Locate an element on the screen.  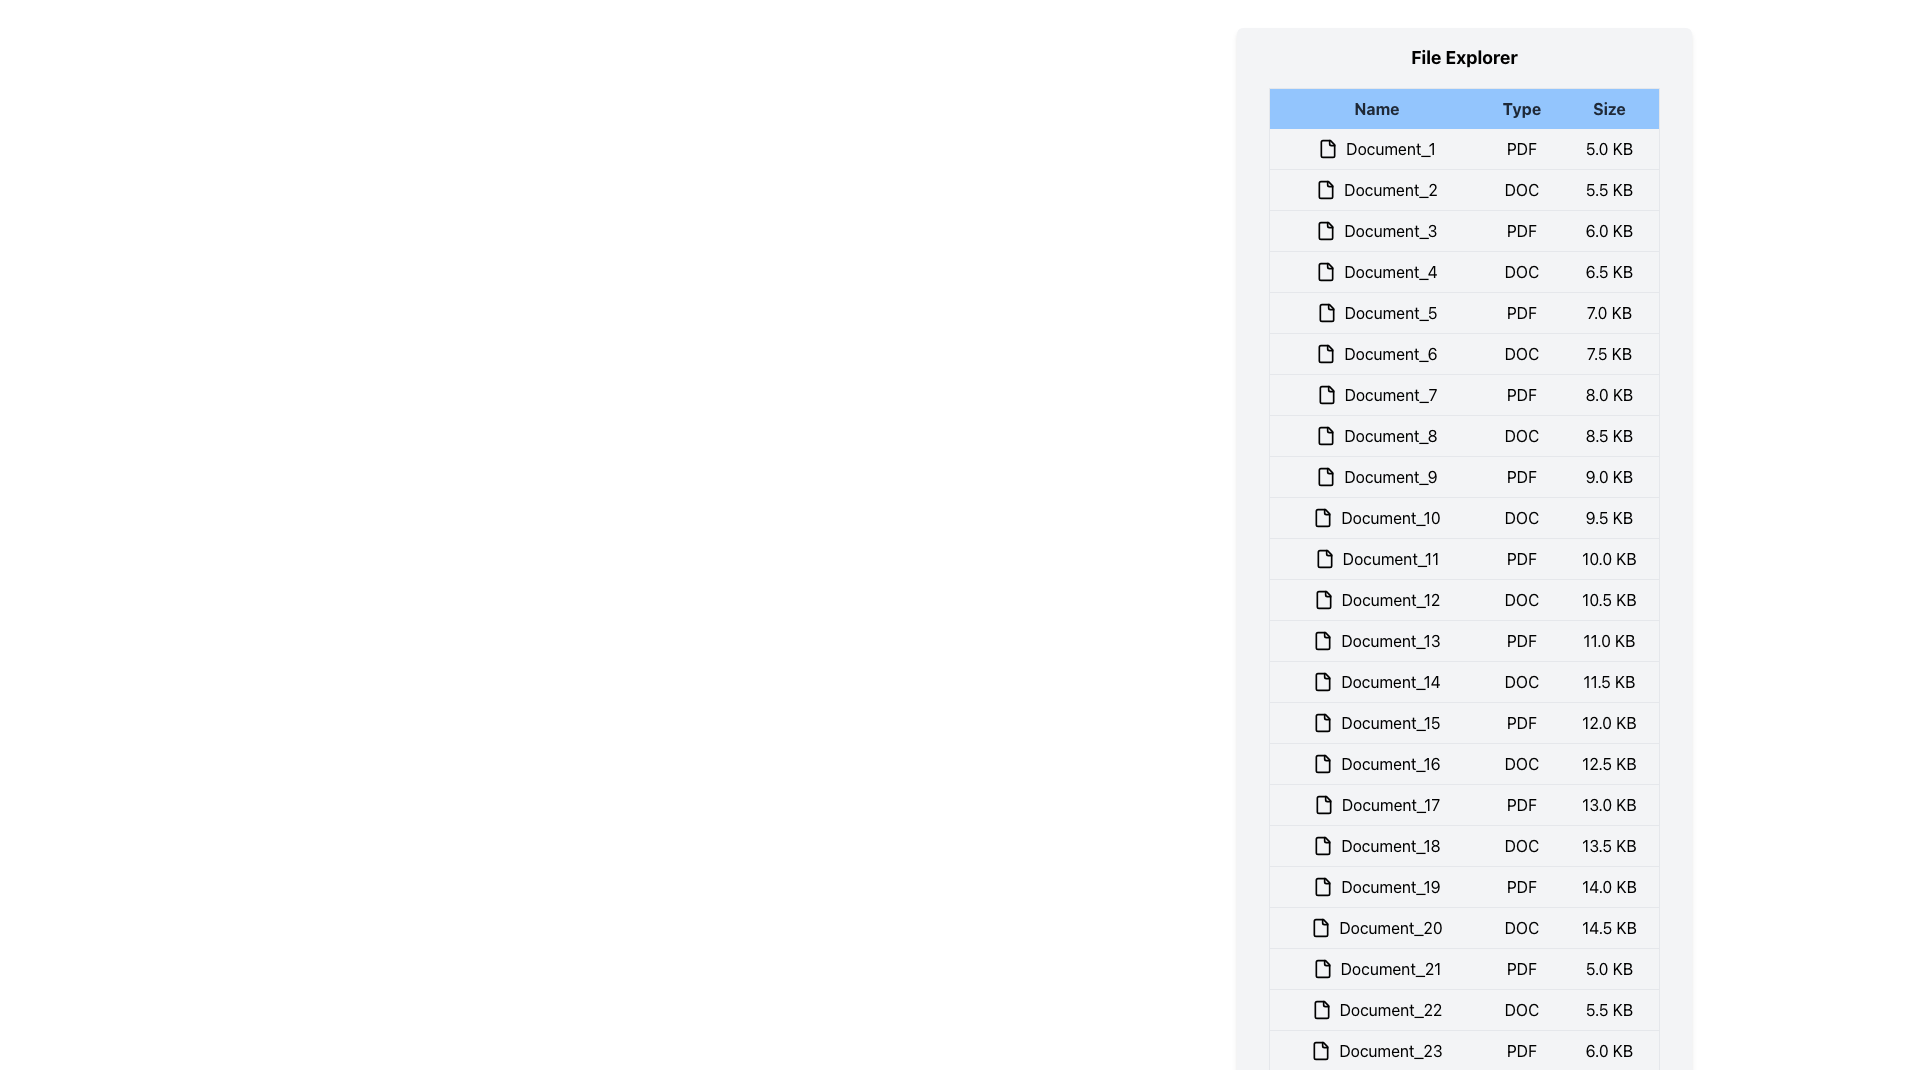
text from the Text label that displays the document size of 12.5 kilobytes, which is located at the center of the last entry in the 'Document_16' row is located at coordinates (1609, 763).